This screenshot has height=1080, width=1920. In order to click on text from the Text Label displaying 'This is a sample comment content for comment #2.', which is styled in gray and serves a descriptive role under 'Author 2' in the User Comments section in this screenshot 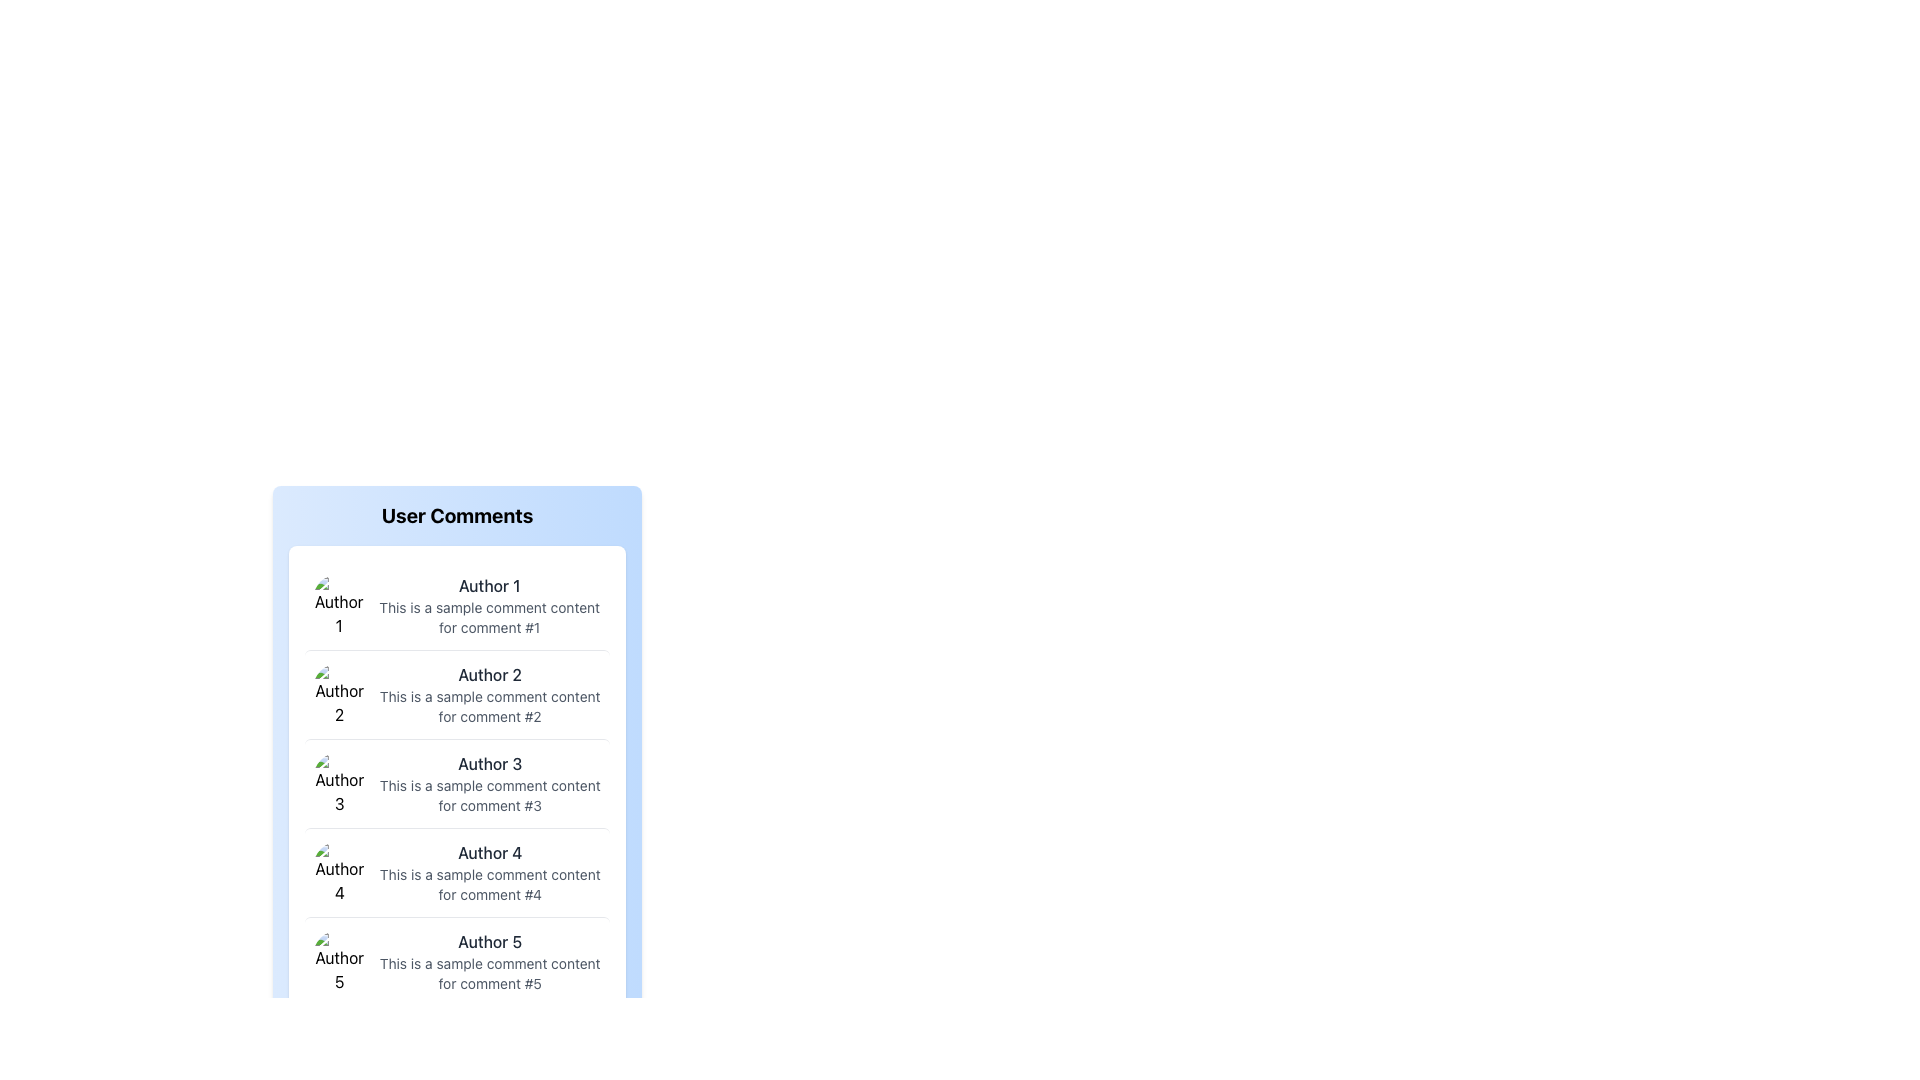, I will do `click(490, 705)`.